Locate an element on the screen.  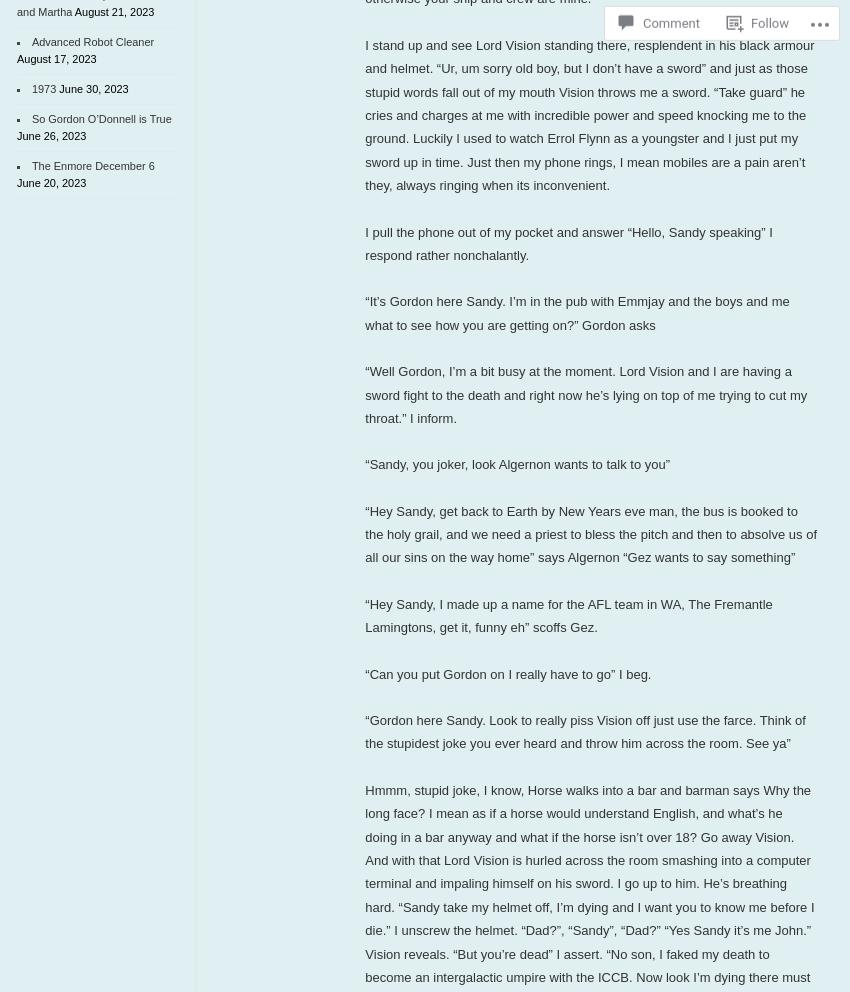
'“Can you put Gordon on I really have to go” I beg.' is located at coordinates (507, 672).